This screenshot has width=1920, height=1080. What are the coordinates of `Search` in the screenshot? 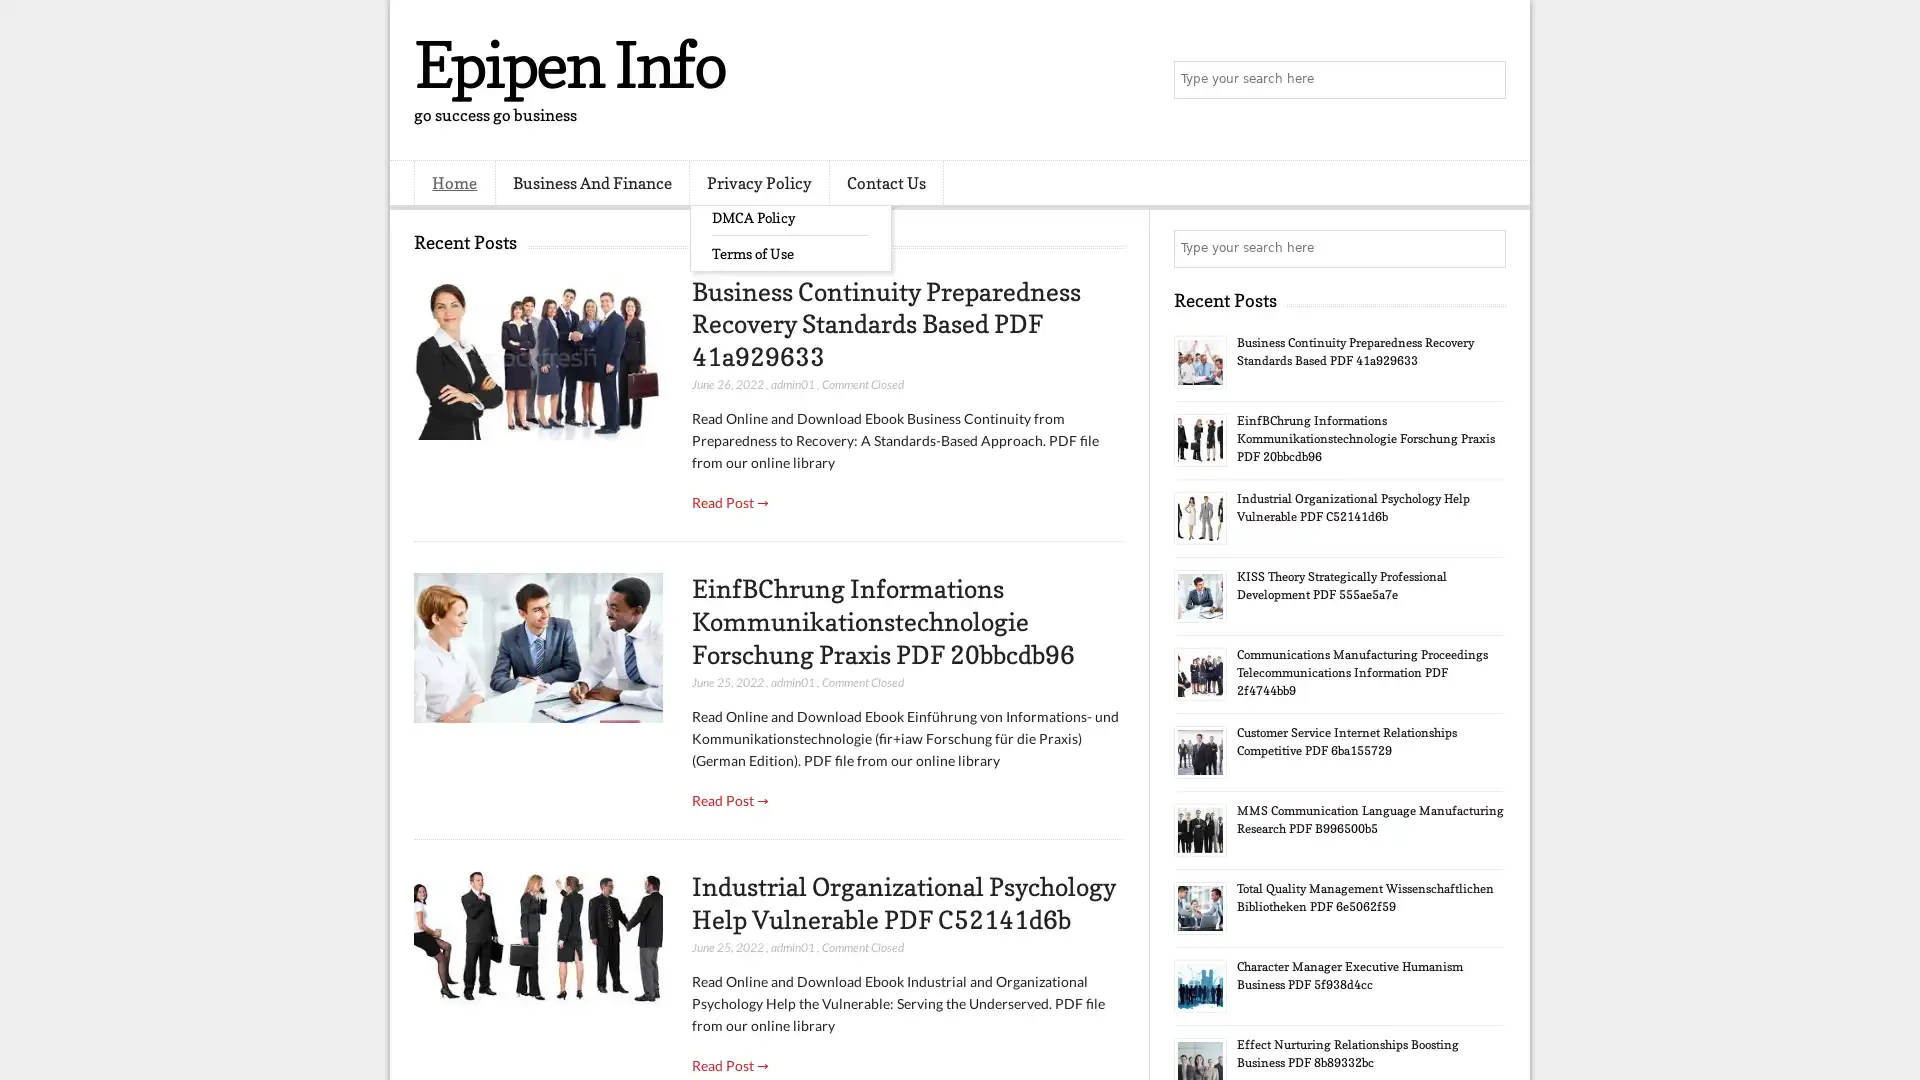 It's located at (1485, 80).